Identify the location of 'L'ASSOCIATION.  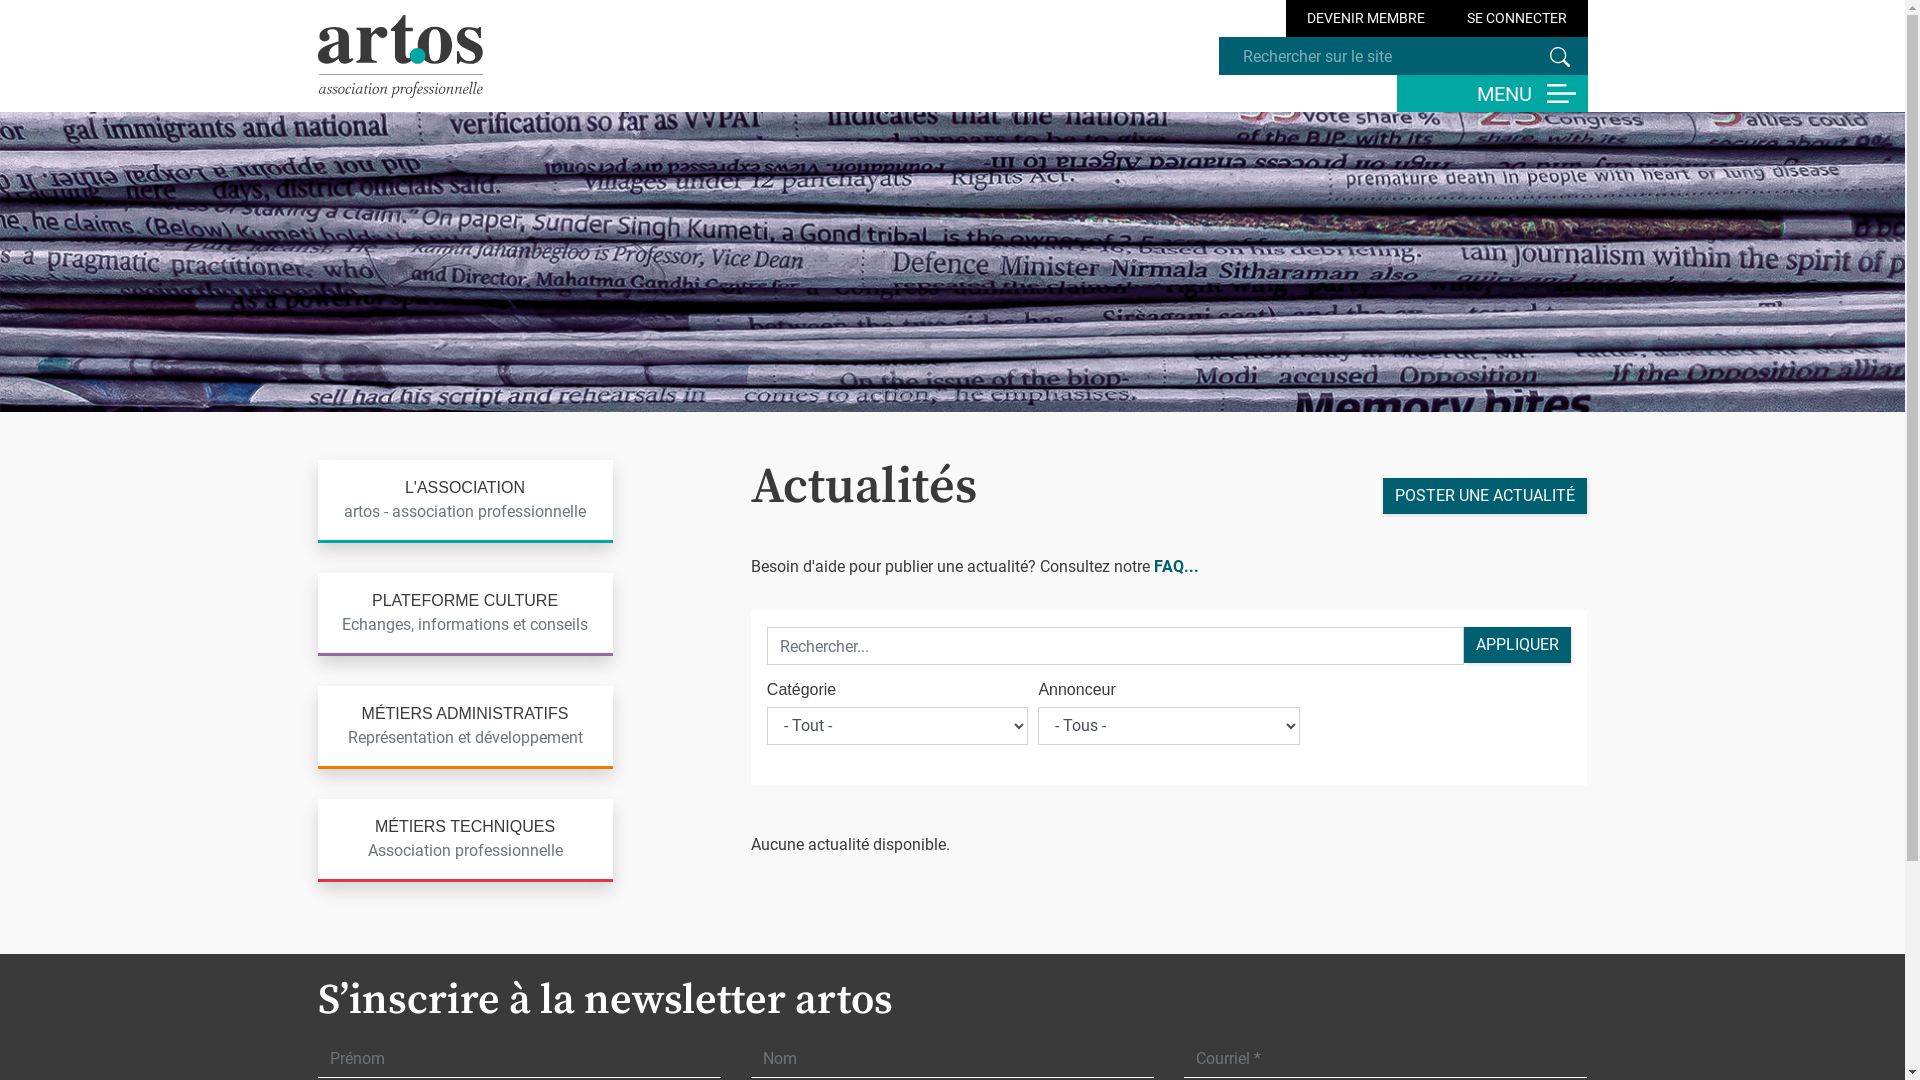
(464, 500).